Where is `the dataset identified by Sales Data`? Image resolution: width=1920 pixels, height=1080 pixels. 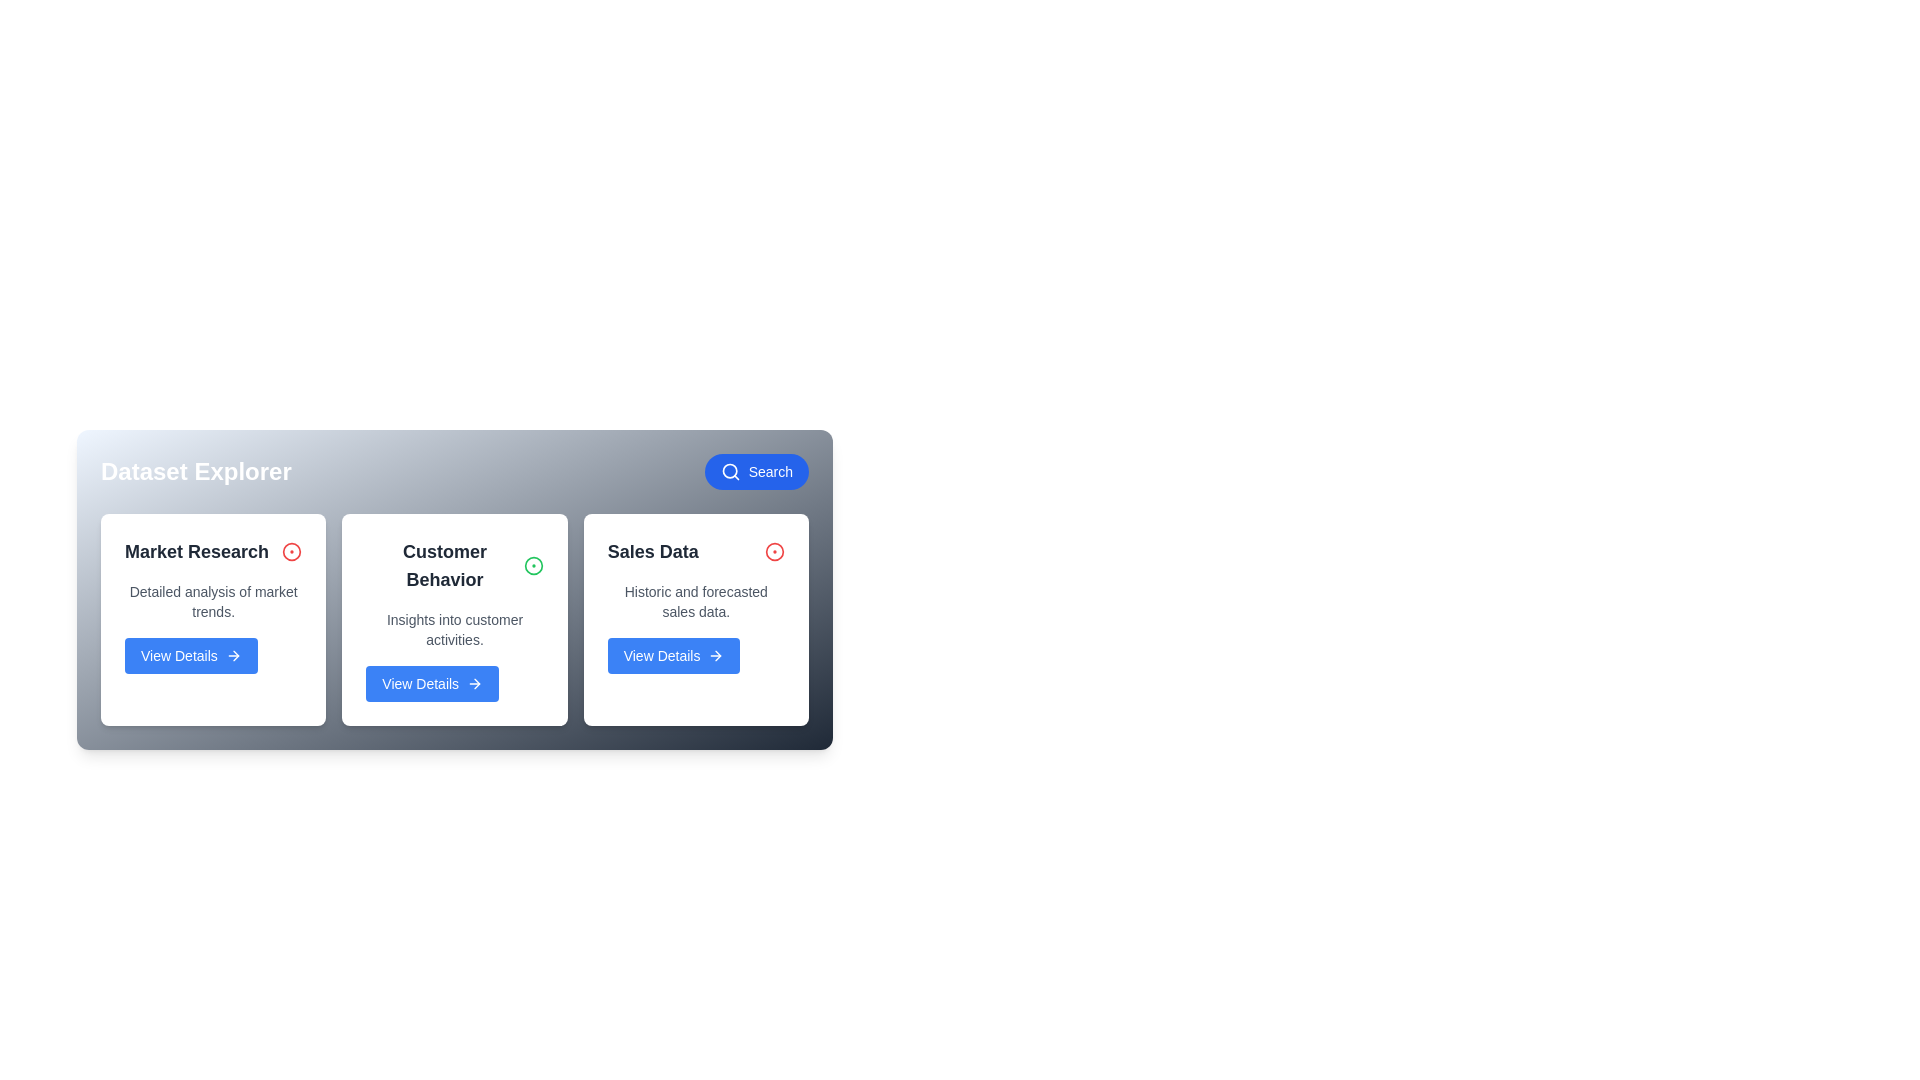
the dataset identified by Sales Data is located at coordinates (773, 551).